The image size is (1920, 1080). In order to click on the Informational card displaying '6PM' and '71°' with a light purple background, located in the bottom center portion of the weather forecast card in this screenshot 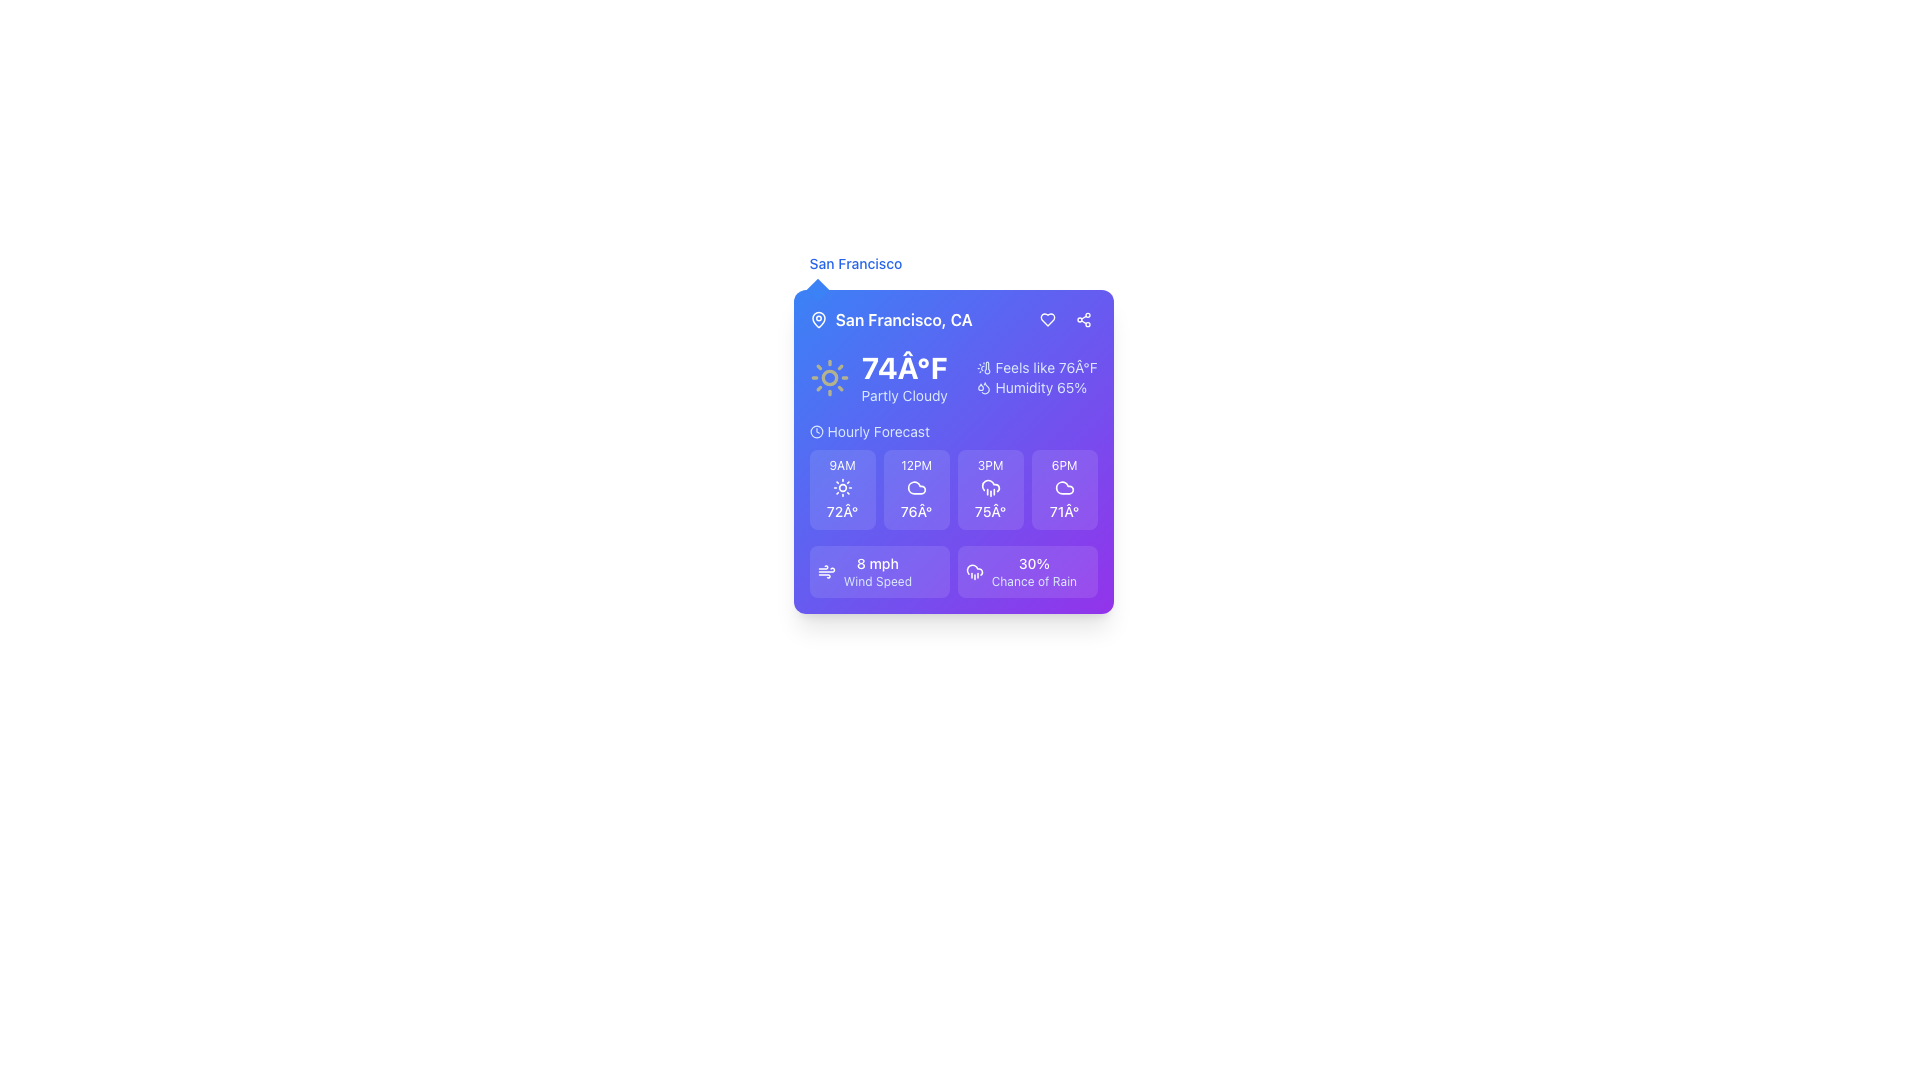, I will do `click(1063, 489)`.